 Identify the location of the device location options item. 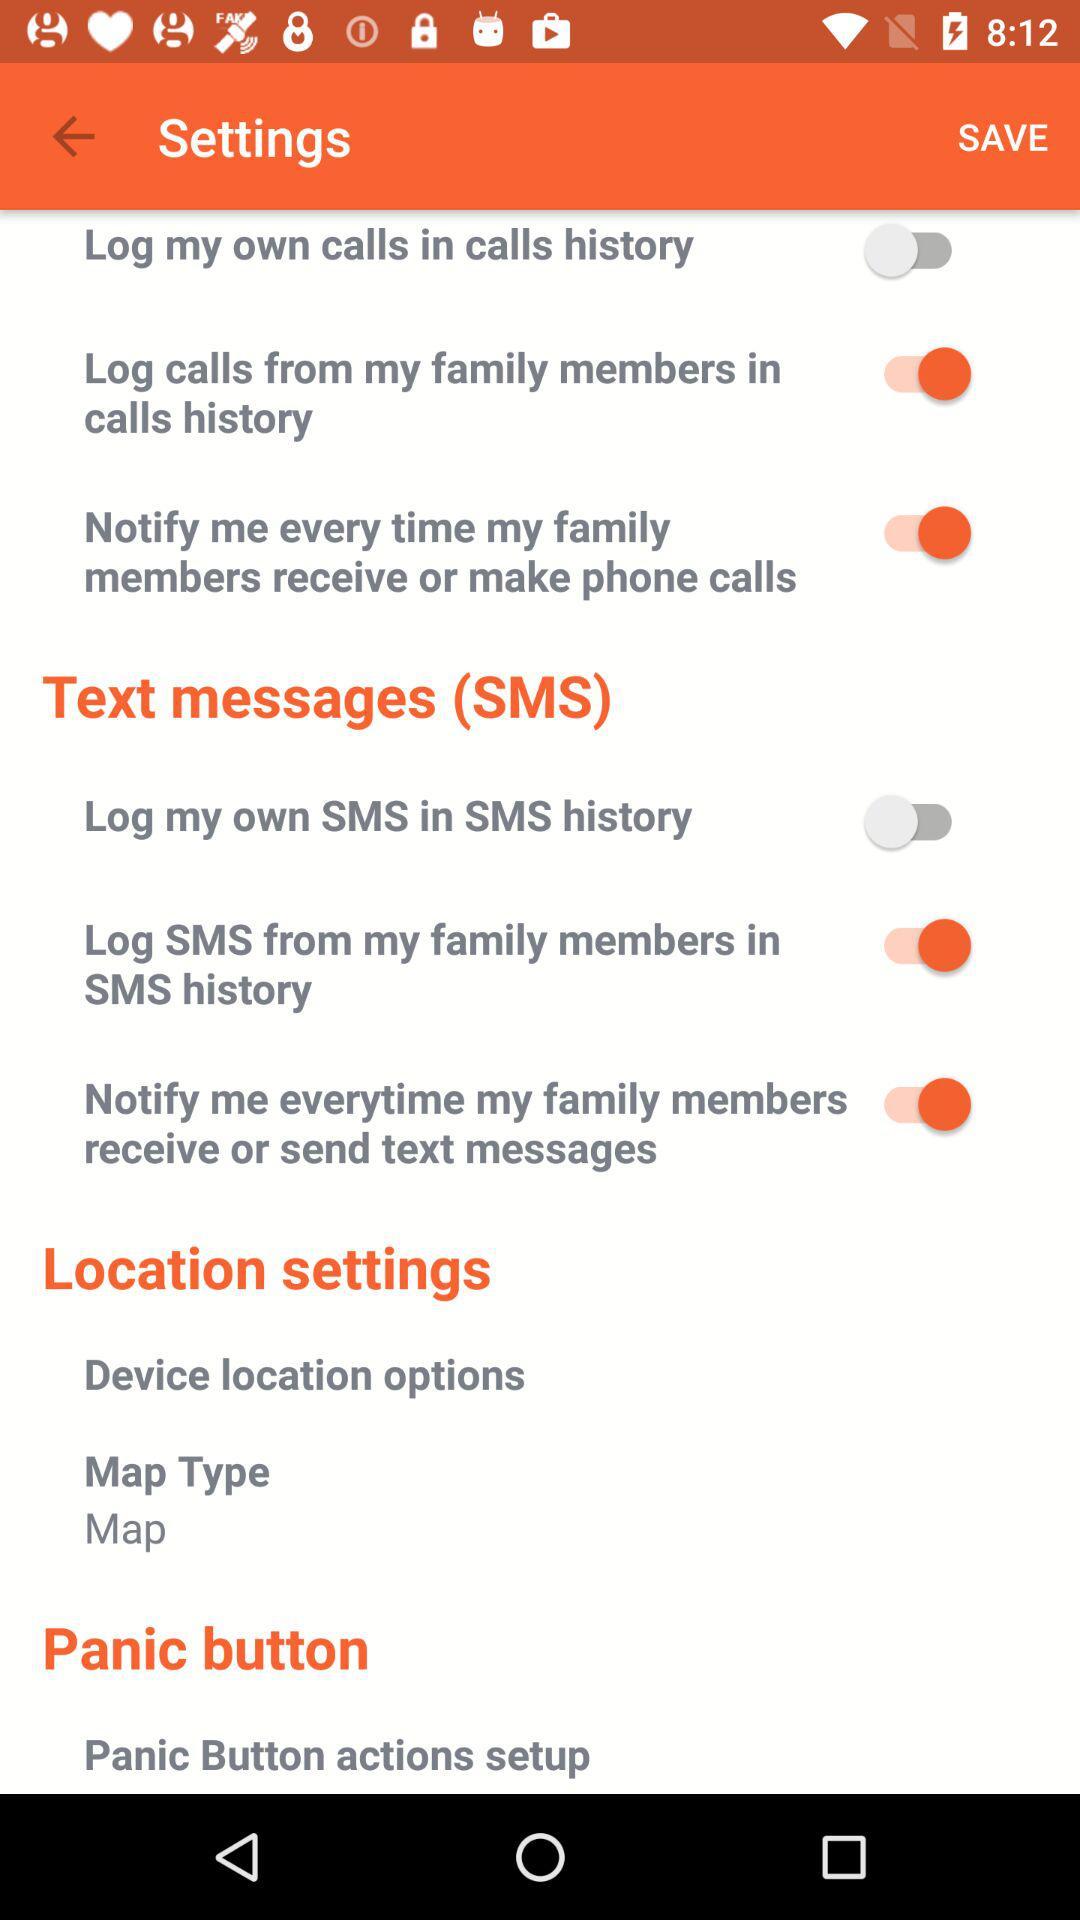
(304, 1372).